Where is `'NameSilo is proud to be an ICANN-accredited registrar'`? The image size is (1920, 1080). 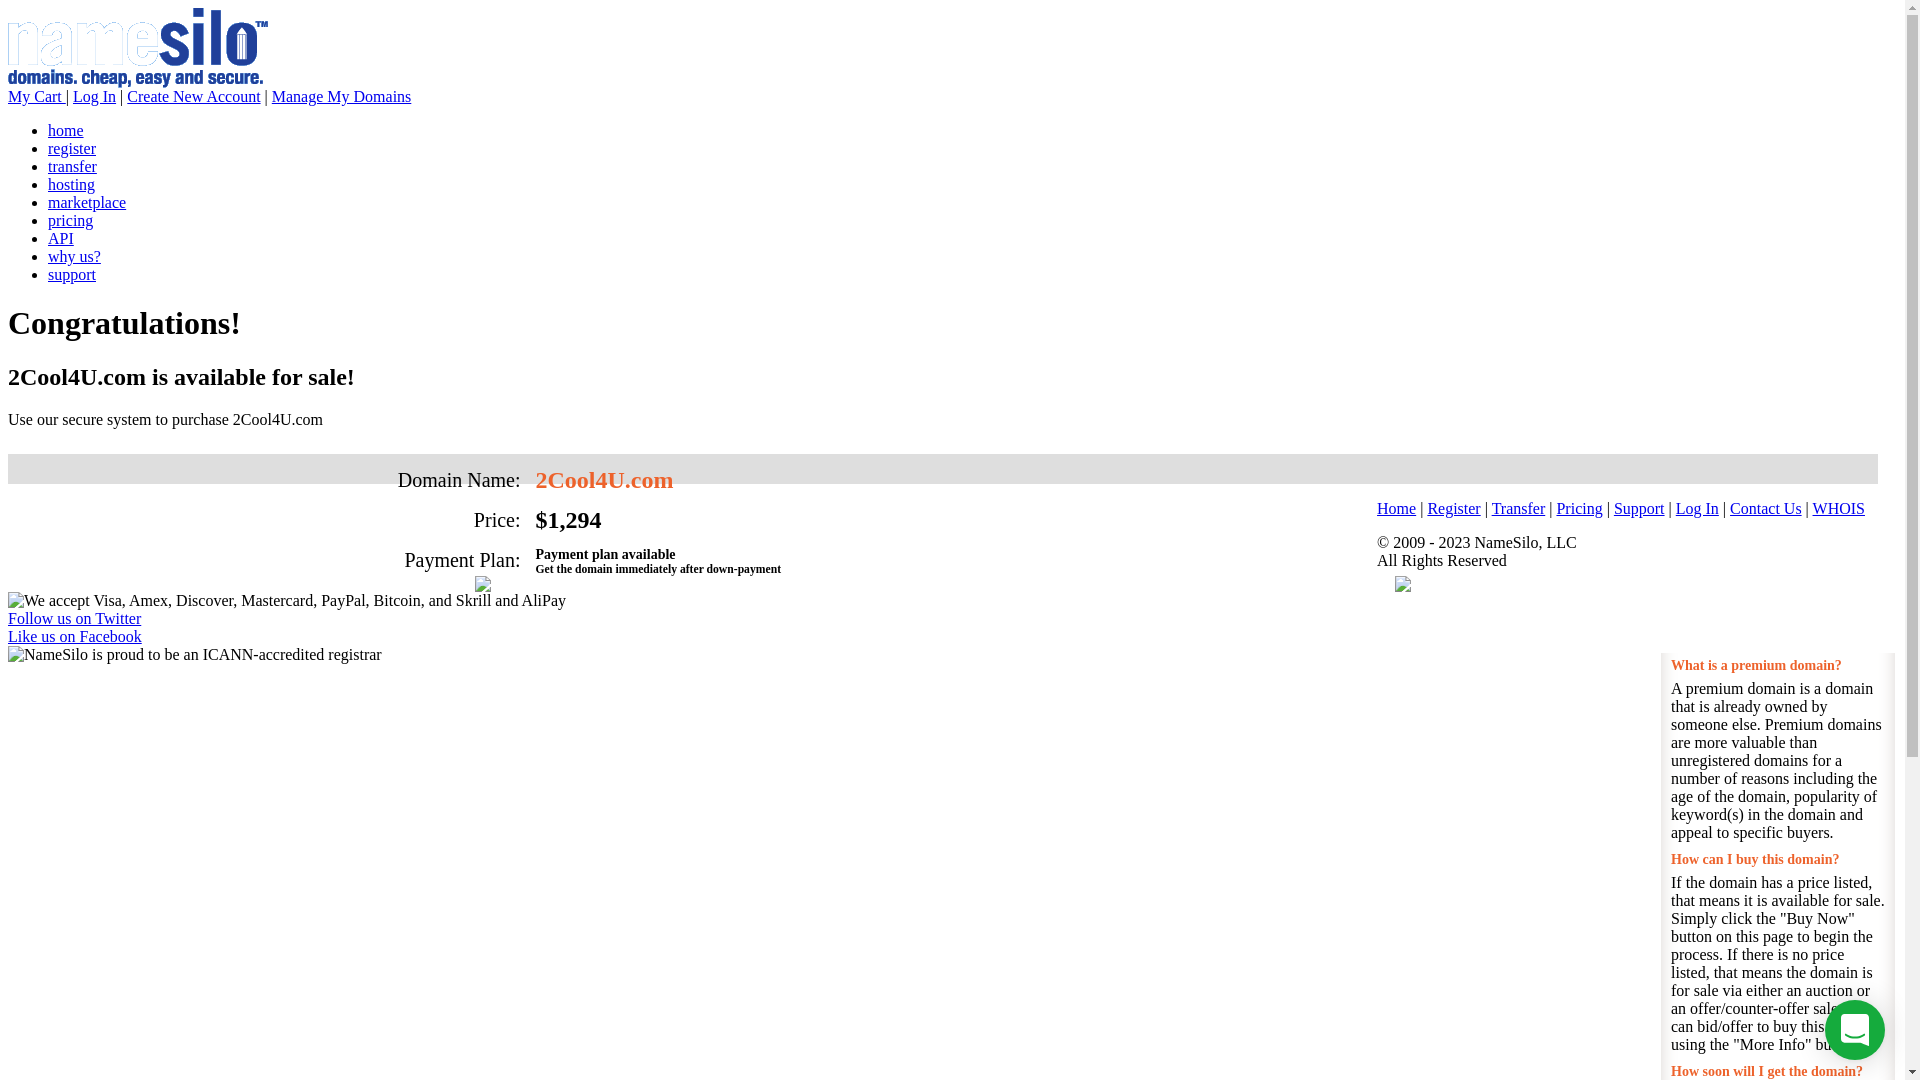 'NameSilo is proud to be an ICANN-accredited registrar' is located at coordinates (8, 655).